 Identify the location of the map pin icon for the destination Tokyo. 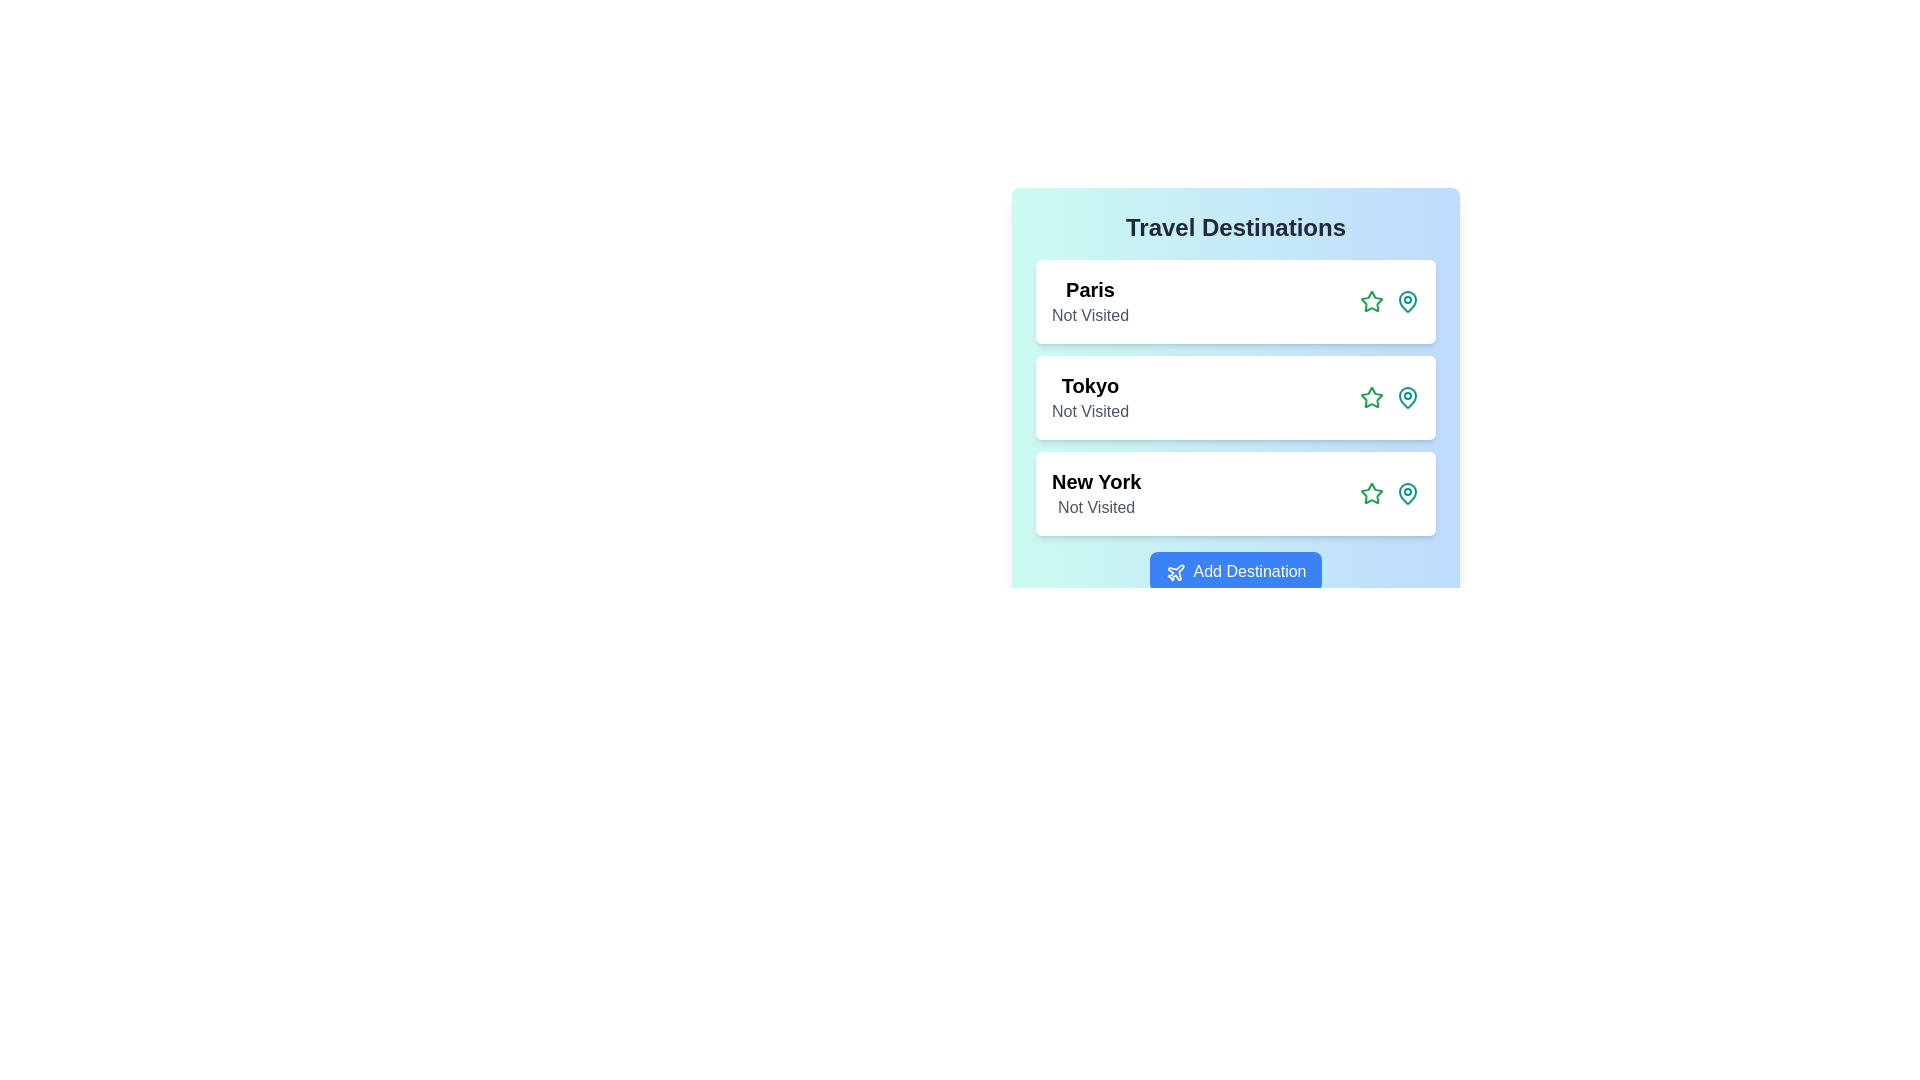
(1406, 397).